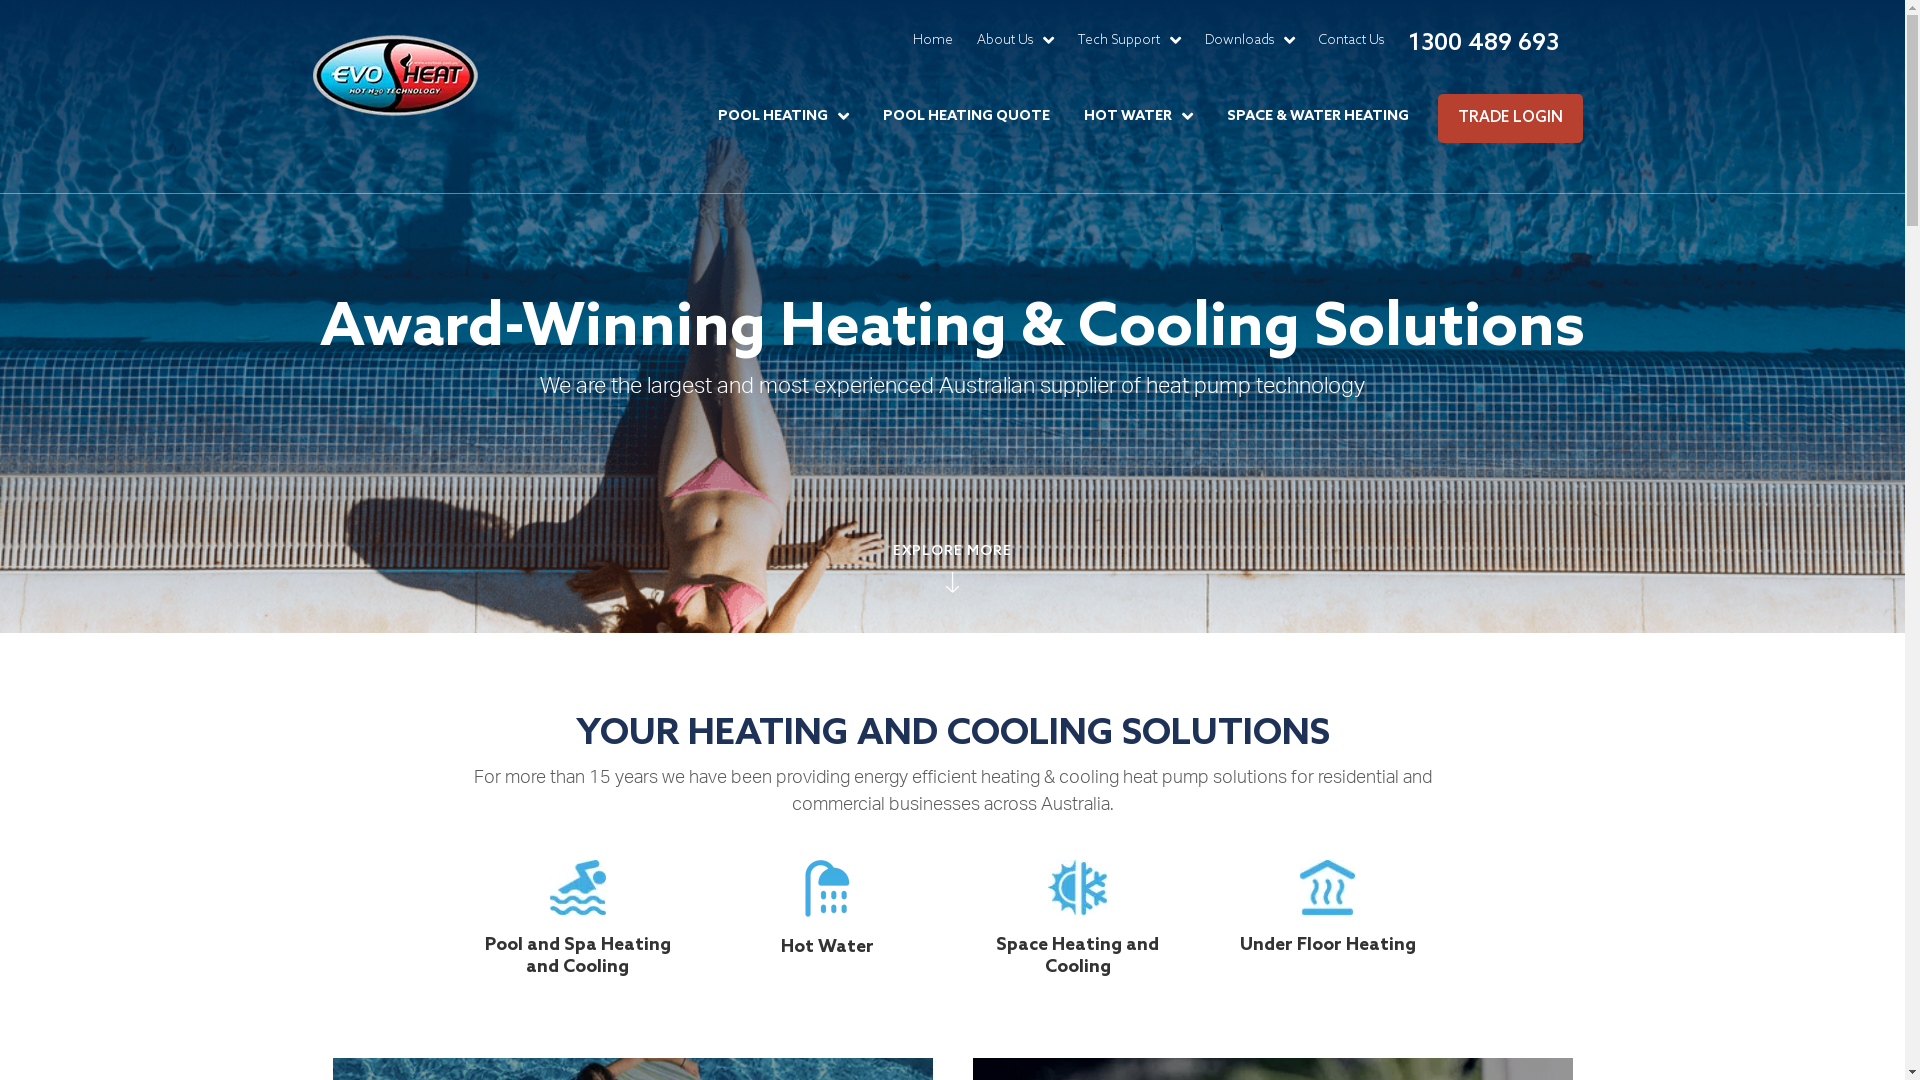 Image resolution: width=1920 pixels, height=1080 pixels. What do you see at coordinates (1014, 40) in the screenshot?
I see `'About Us'` at bounding box center [1014, 40].